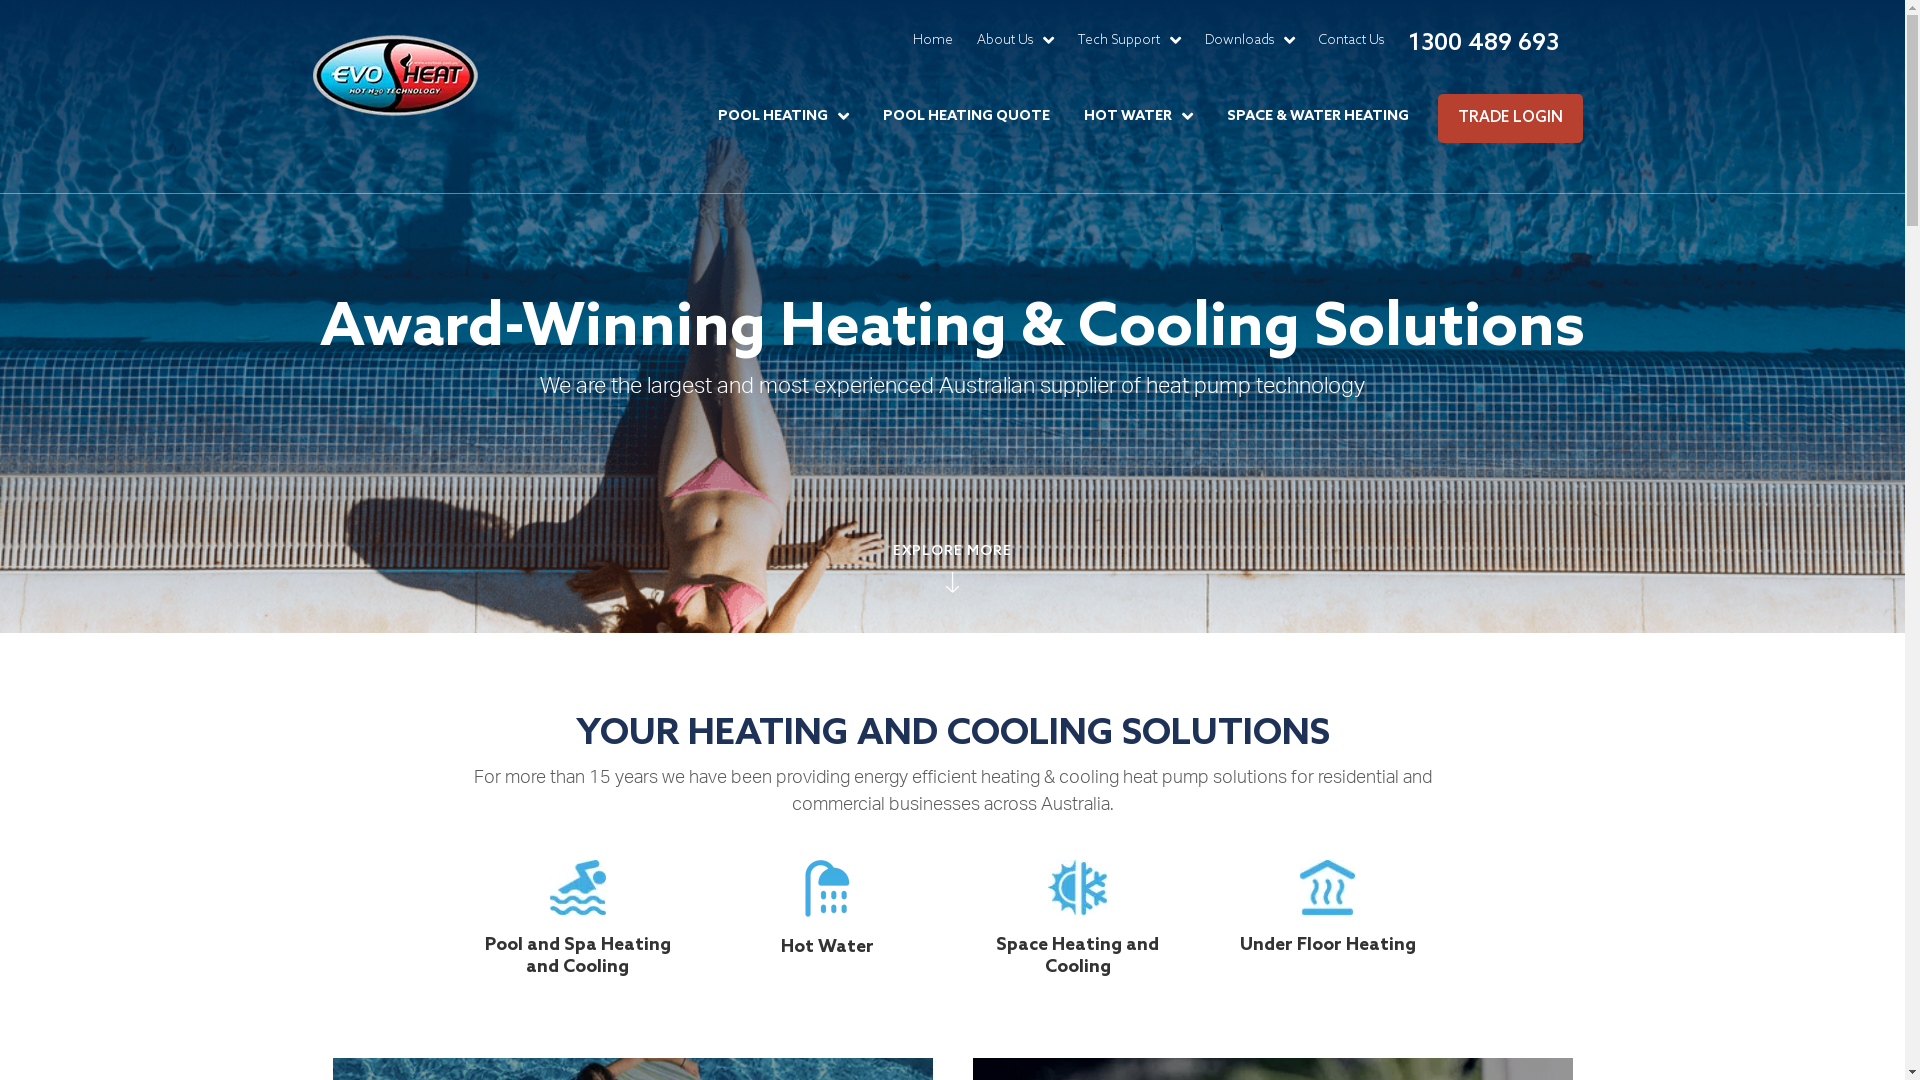 Image resolution: width=1920 pixels, height=1080 pixels. What do you see at coordinates (1014, 40) in the screenshot?
I see `'About Us'` at bounding box center [1014, 40].